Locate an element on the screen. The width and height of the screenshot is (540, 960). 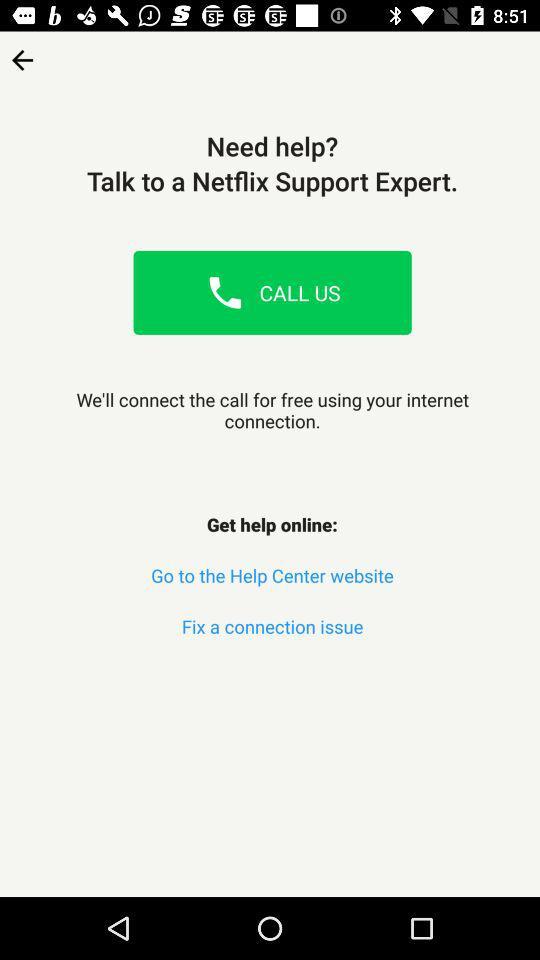
go back is located at coordinates (21, 52).